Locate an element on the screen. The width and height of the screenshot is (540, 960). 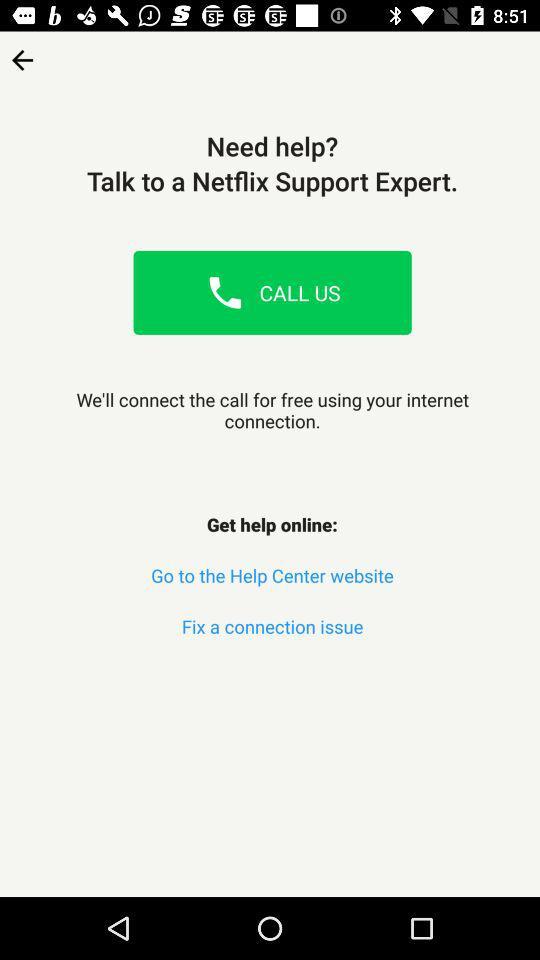
go back is located at coordinates (21, 52).